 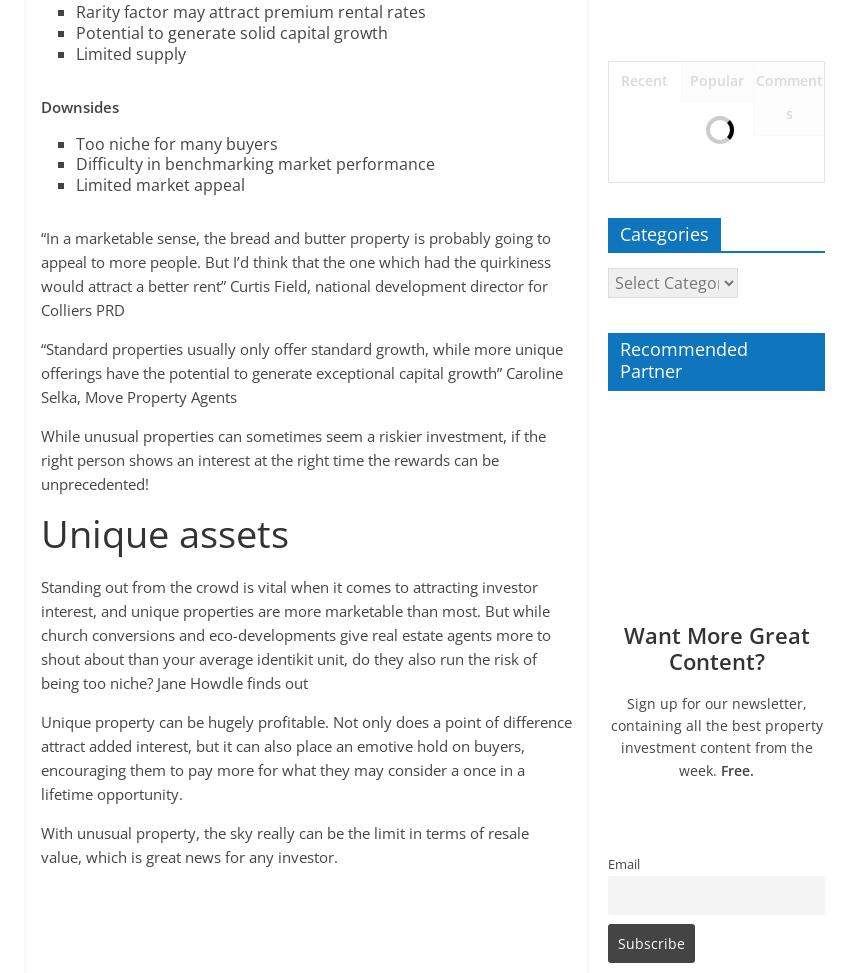 I want to click on 'Limited market appeal', so click(x=158, y=184).